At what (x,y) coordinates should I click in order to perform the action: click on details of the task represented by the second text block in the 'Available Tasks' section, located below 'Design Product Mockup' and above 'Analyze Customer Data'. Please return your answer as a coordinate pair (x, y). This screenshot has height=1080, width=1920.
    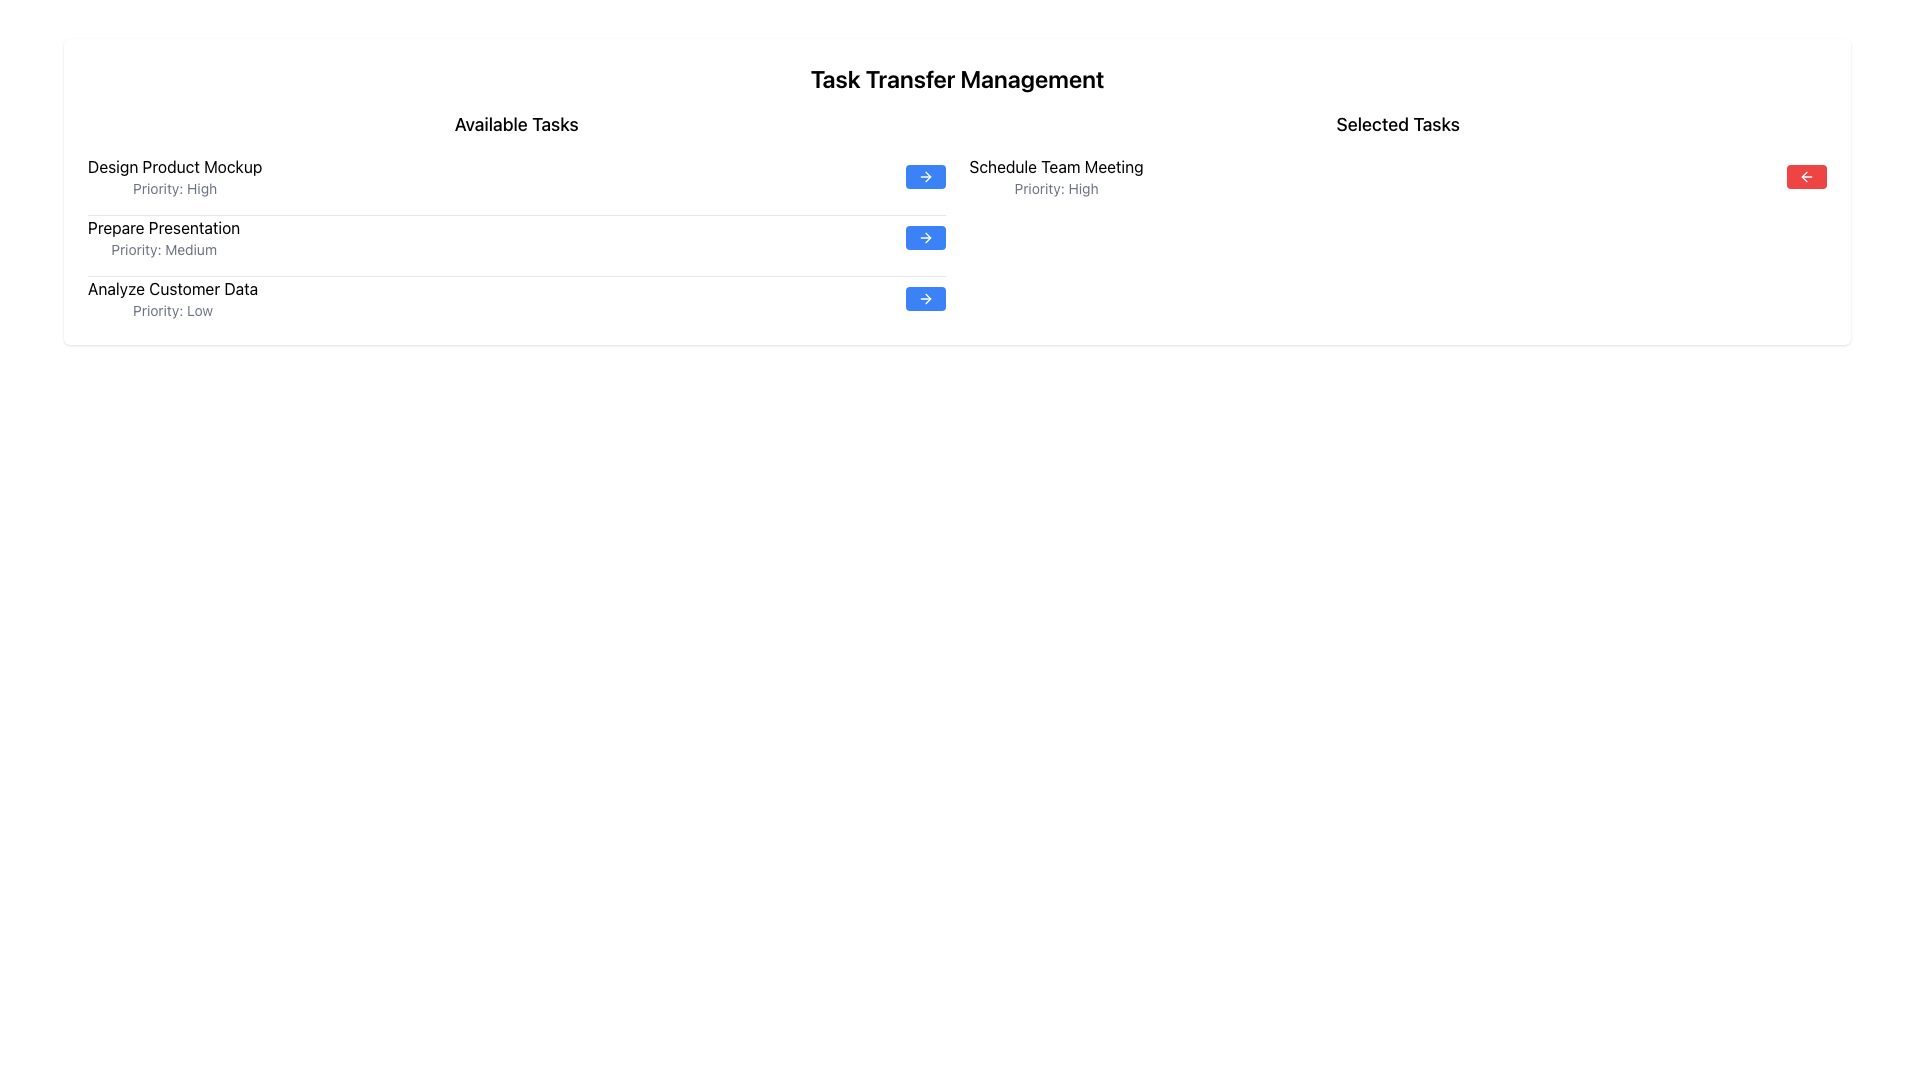
    Looking at the image, I should click on (164, 237).